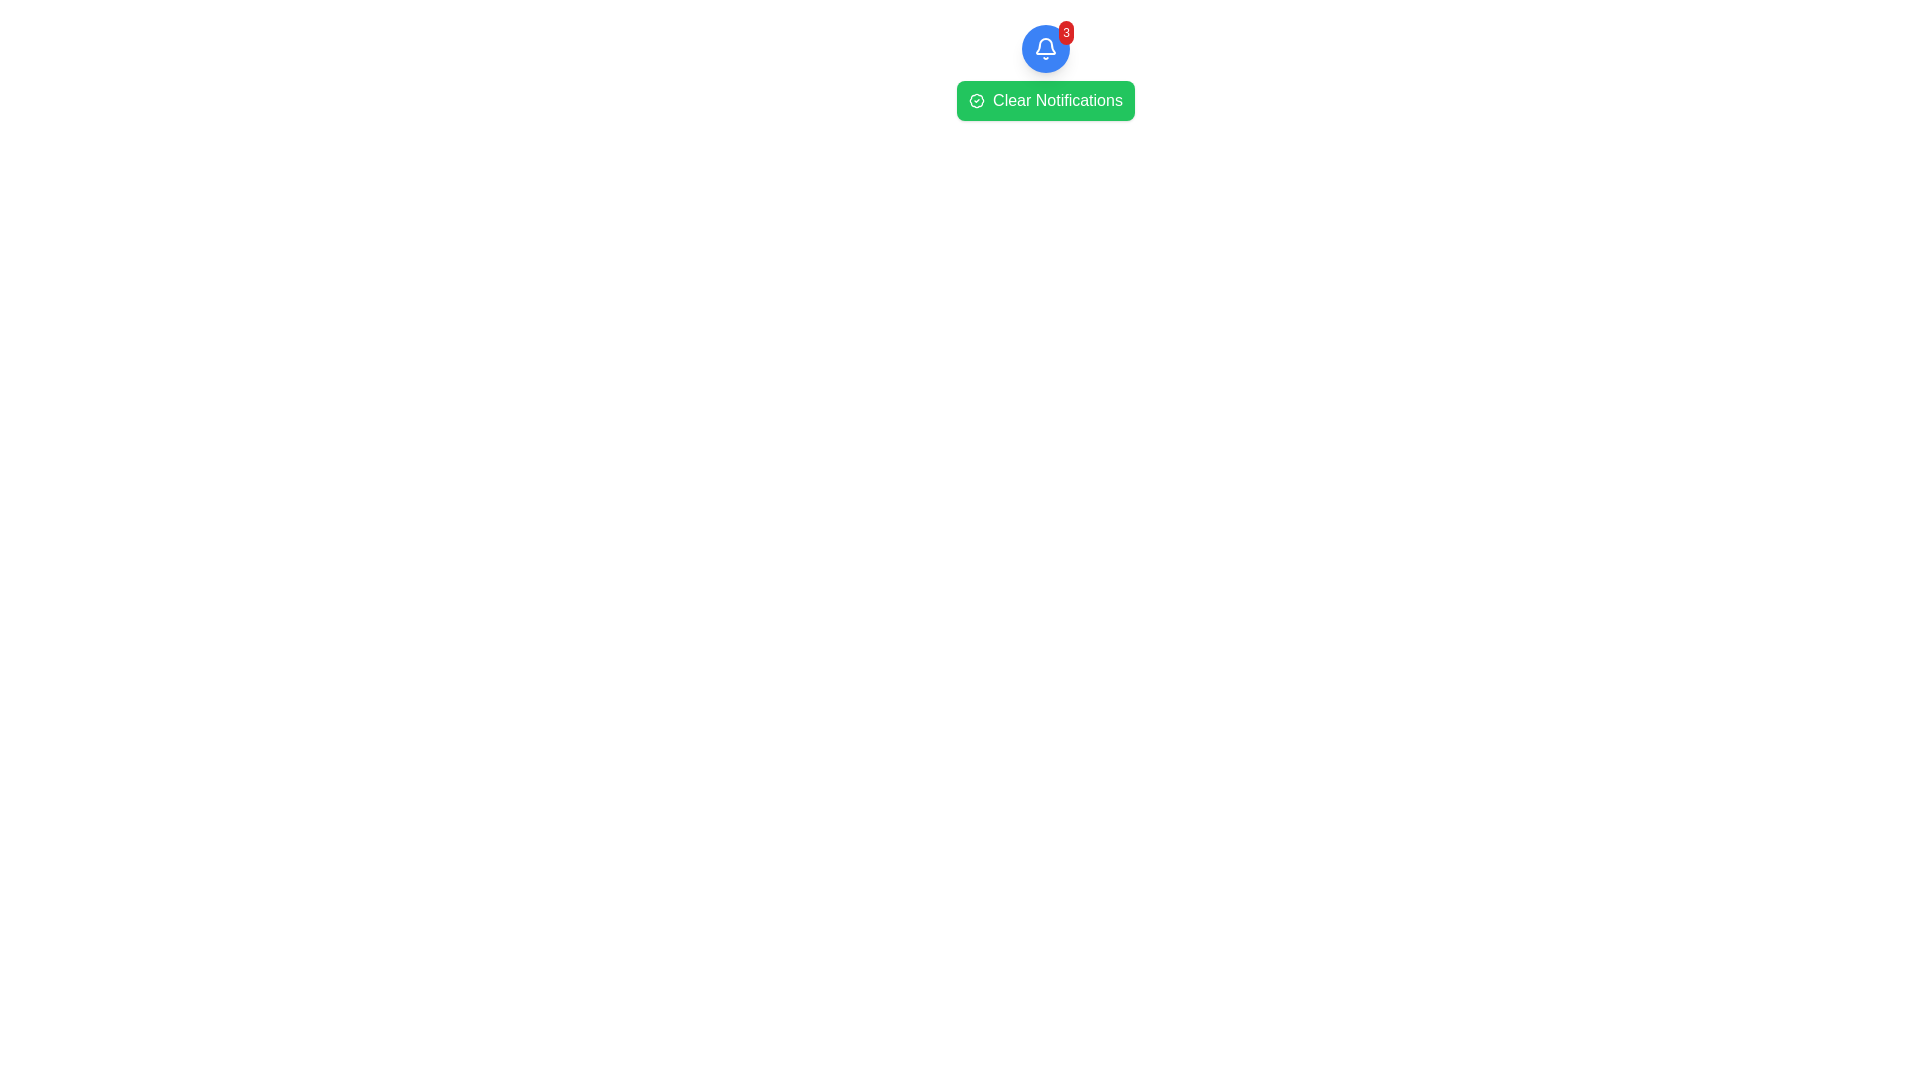 The height and width of the screenshot is (1080, 1920). What do you see at coordinates (1045, 100) in the screenshot?
I see `the clear notifications button located beneath the notification icon counter` at bounding box center [1045, 100].